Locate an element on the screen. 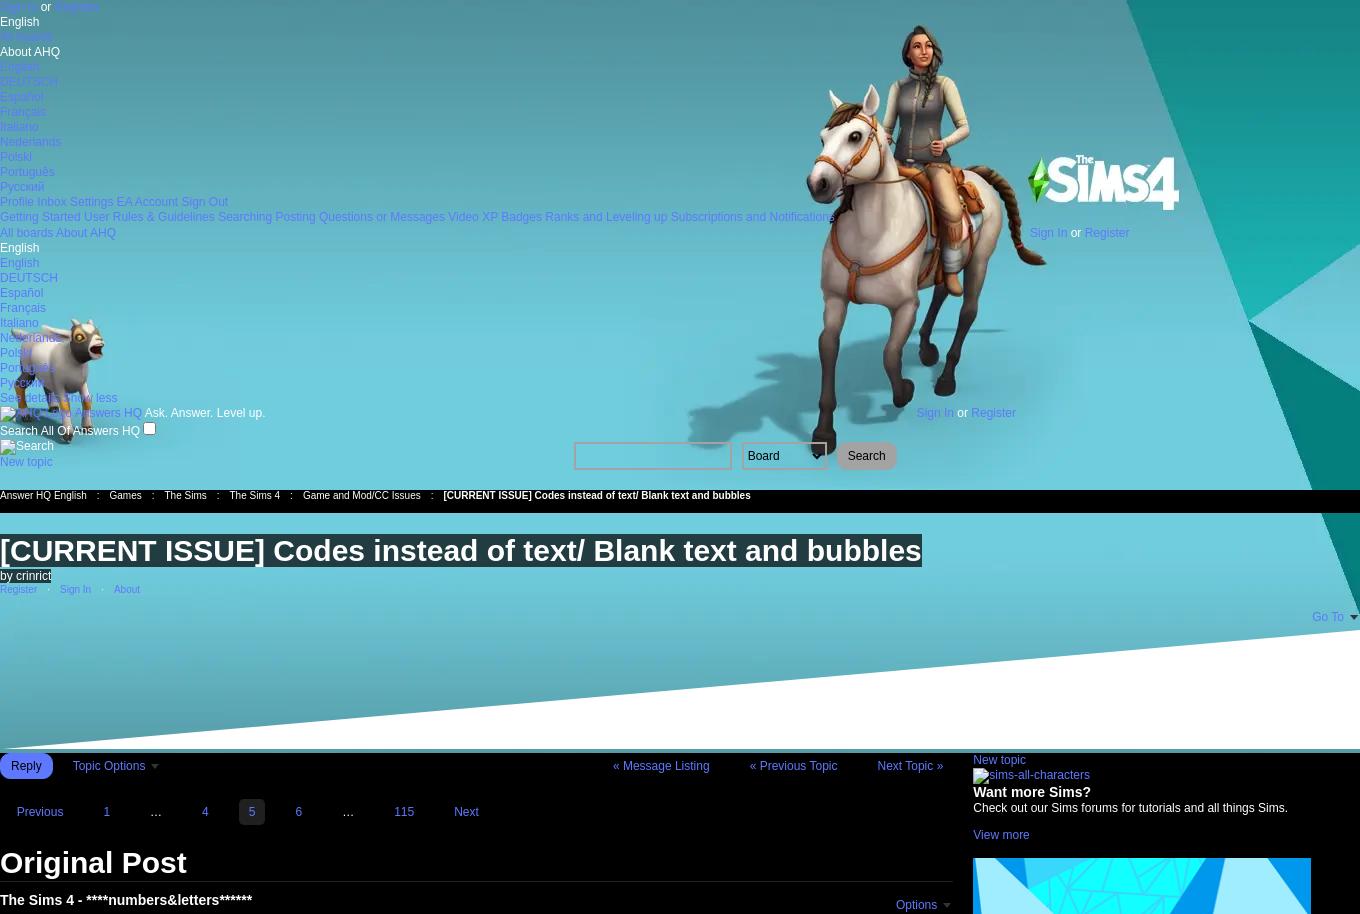 Image resolution: width=1360 pixels, height=914 pixels. 'User Rules & Guidelines' is located at coordinates (83, 216).